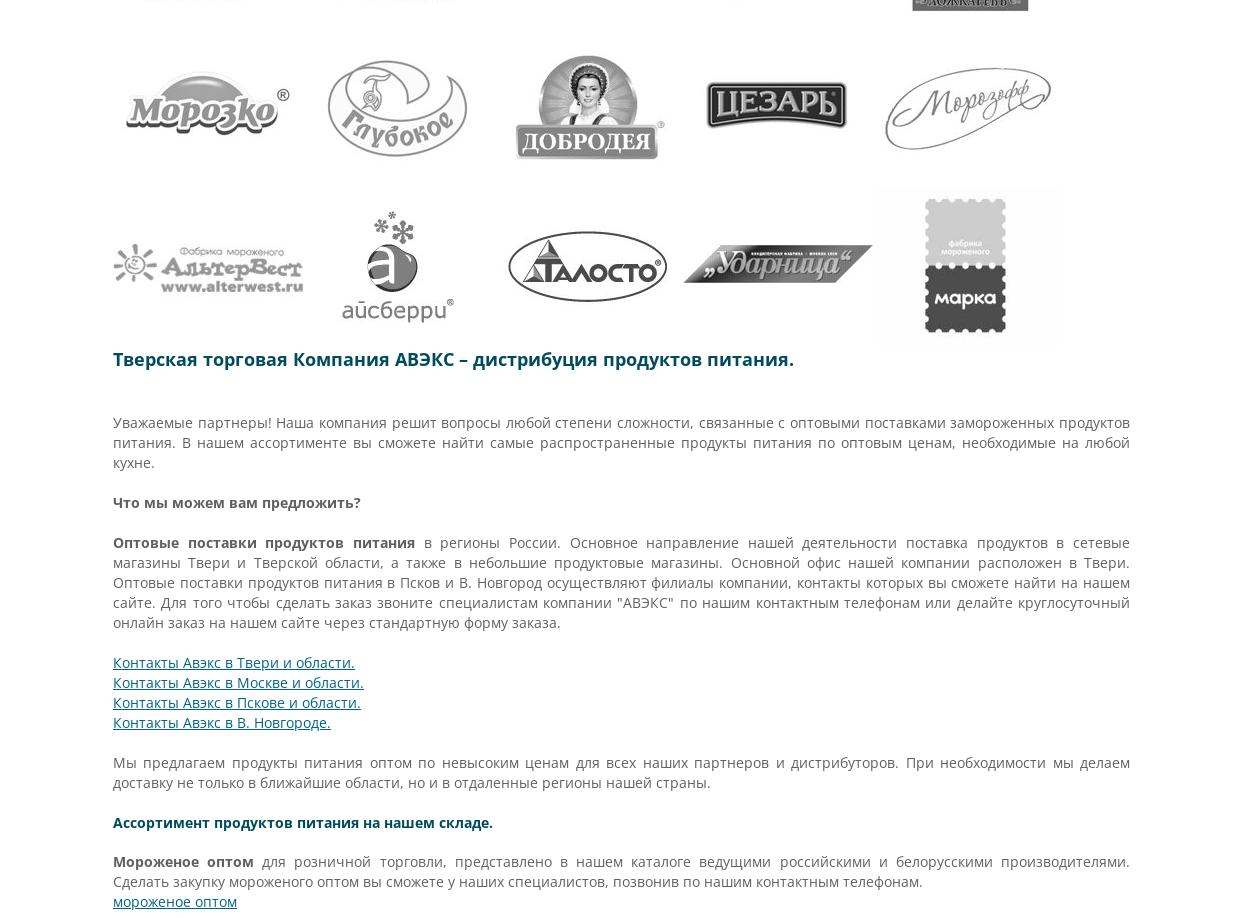 This screenshot has width=1250, height=918. What do you see at coordinates (452, 359) in the screenshot?
I see `'Тверская торговая Компания АВЭКС – дистрибуция продуктов питания.'` at bounding box center [452, 359].